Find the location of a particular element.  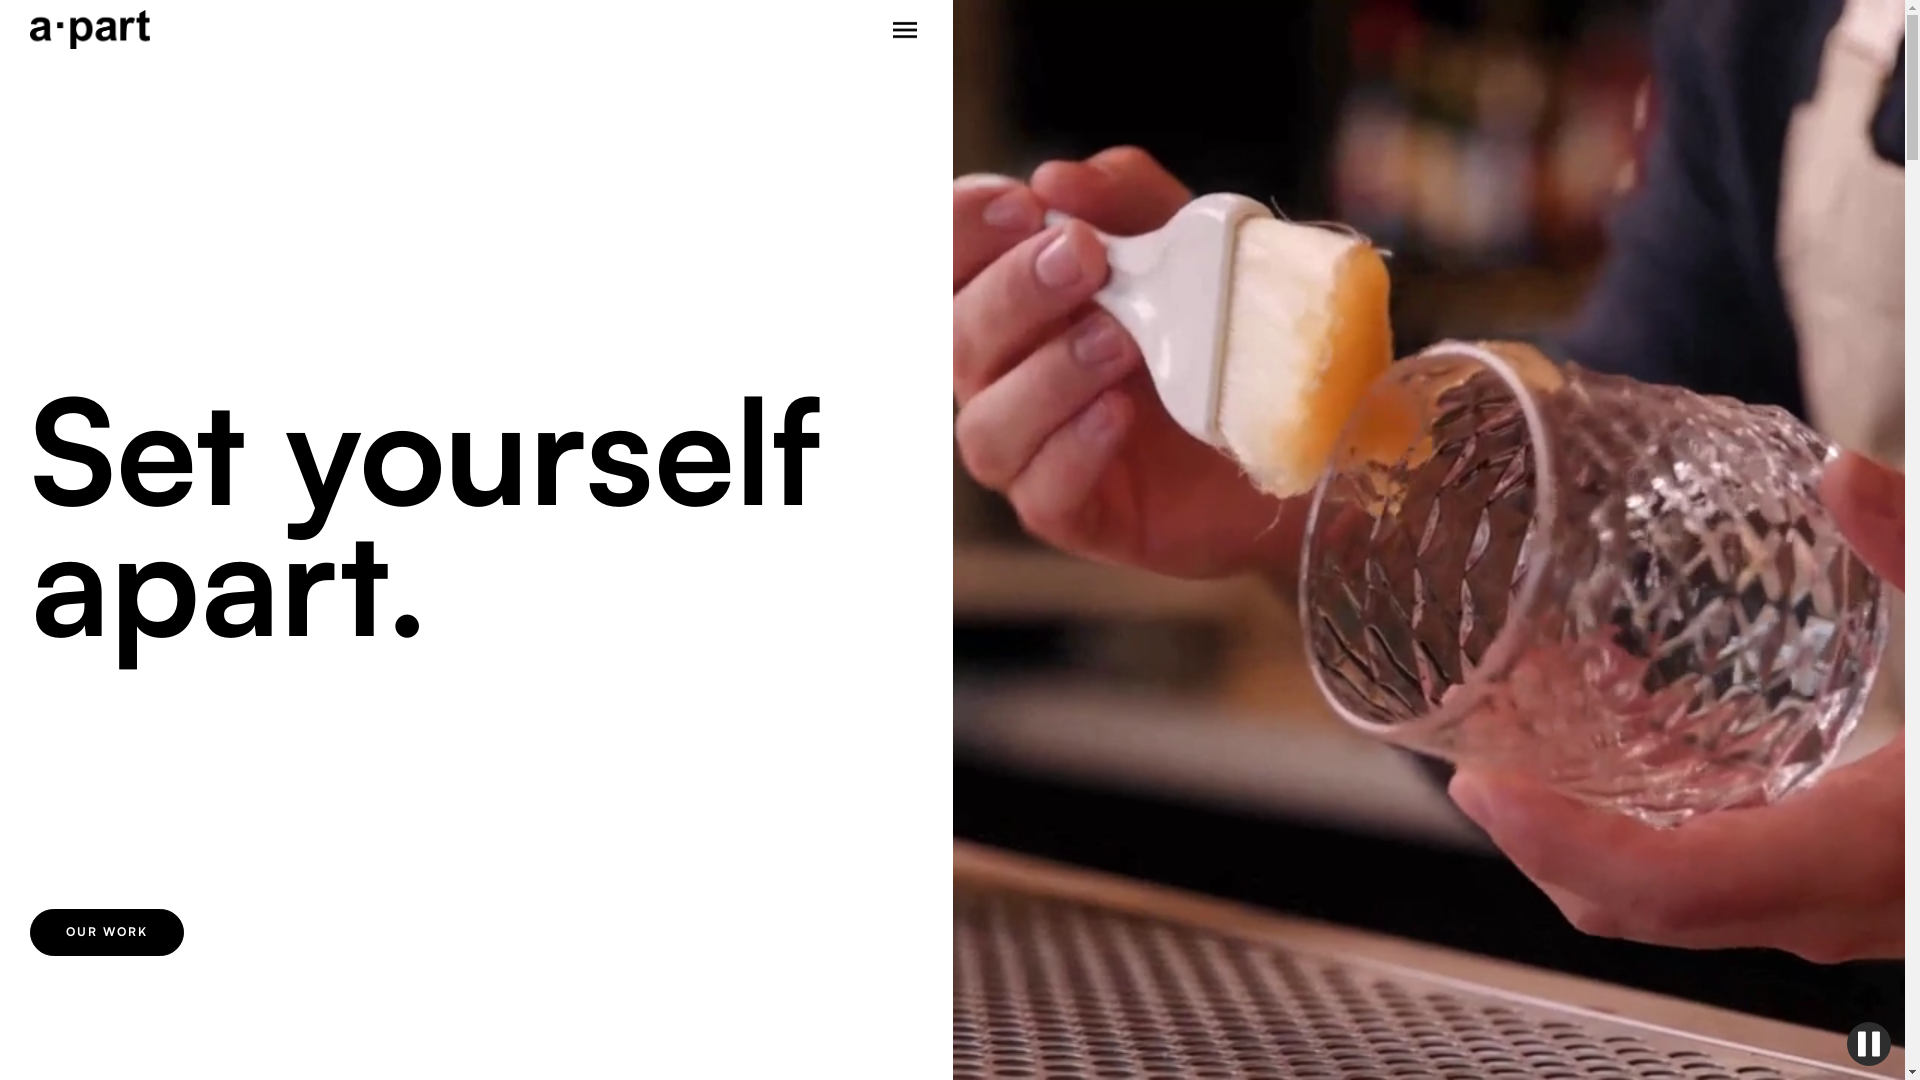

'OUR WORK' is located at coordinates (105, 932).